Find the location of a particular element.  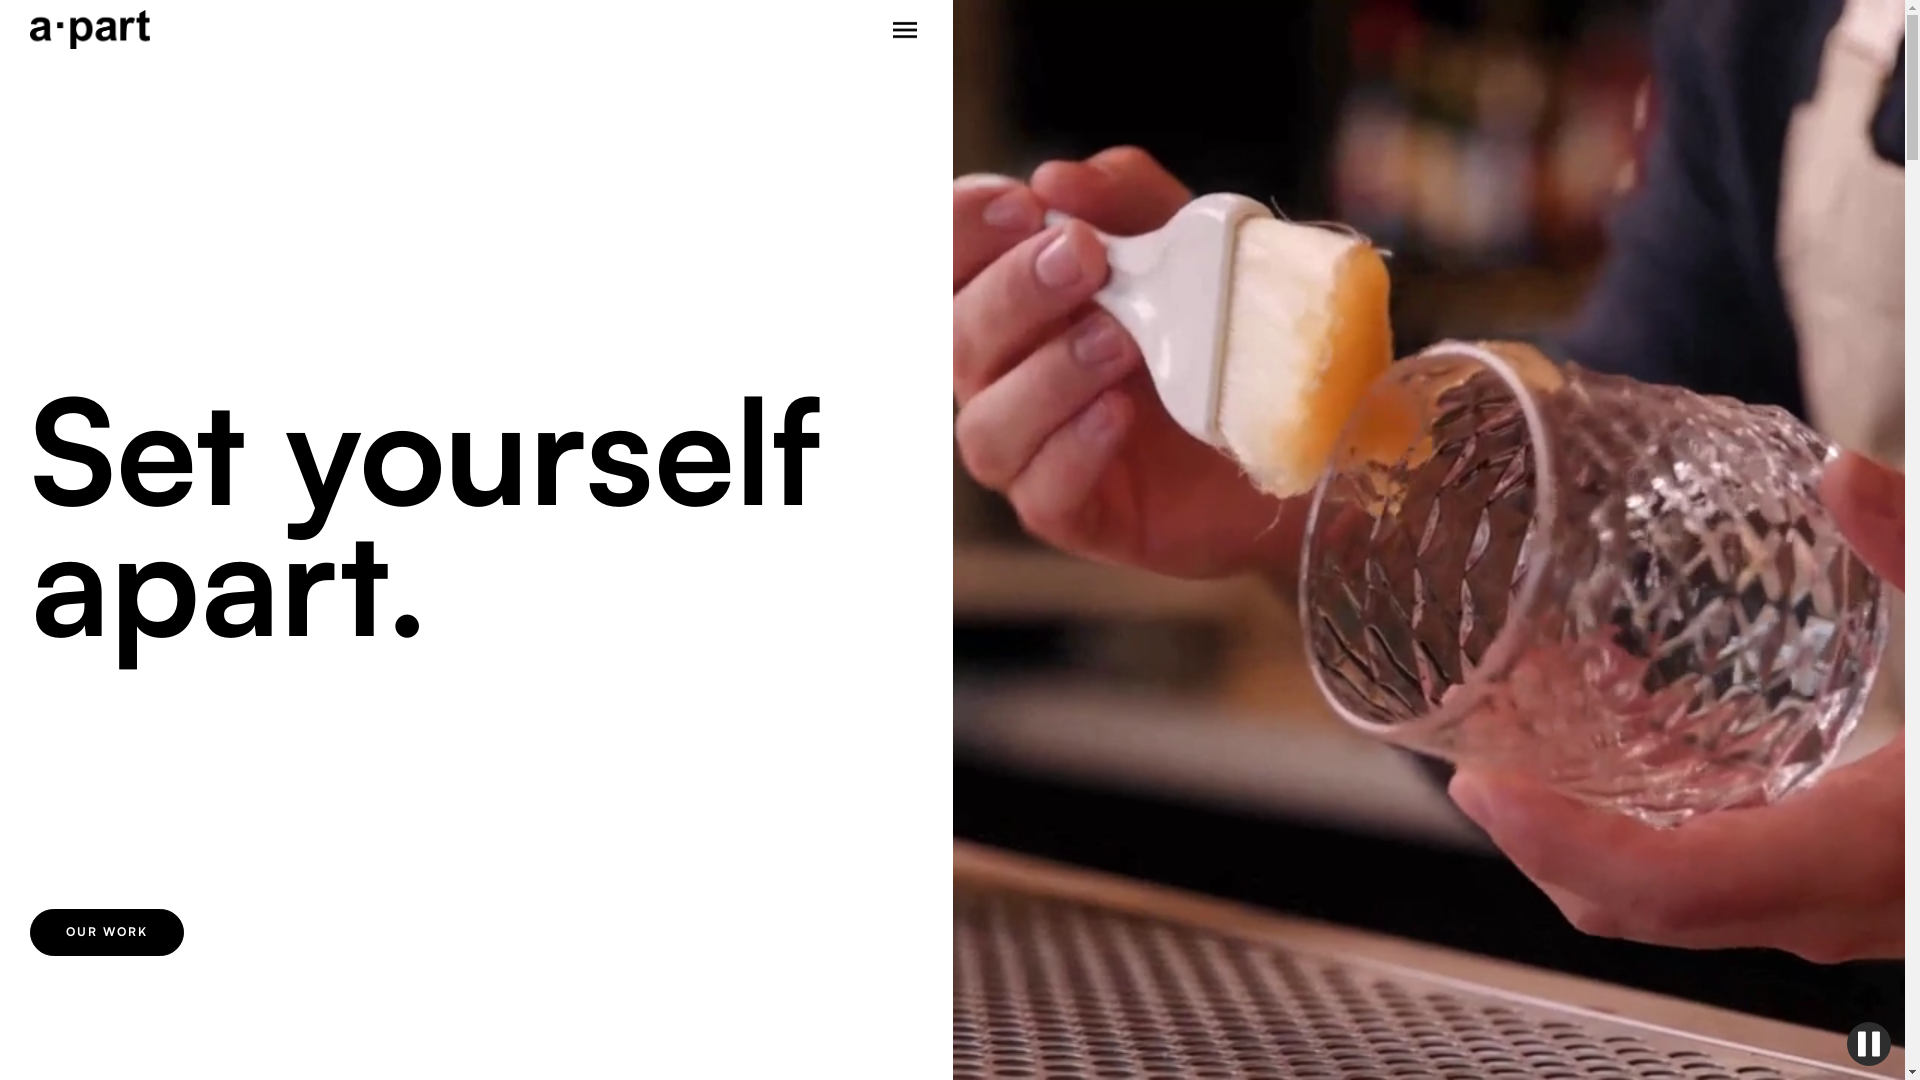

'OUR WORK' is located at coordinates (105, 932).